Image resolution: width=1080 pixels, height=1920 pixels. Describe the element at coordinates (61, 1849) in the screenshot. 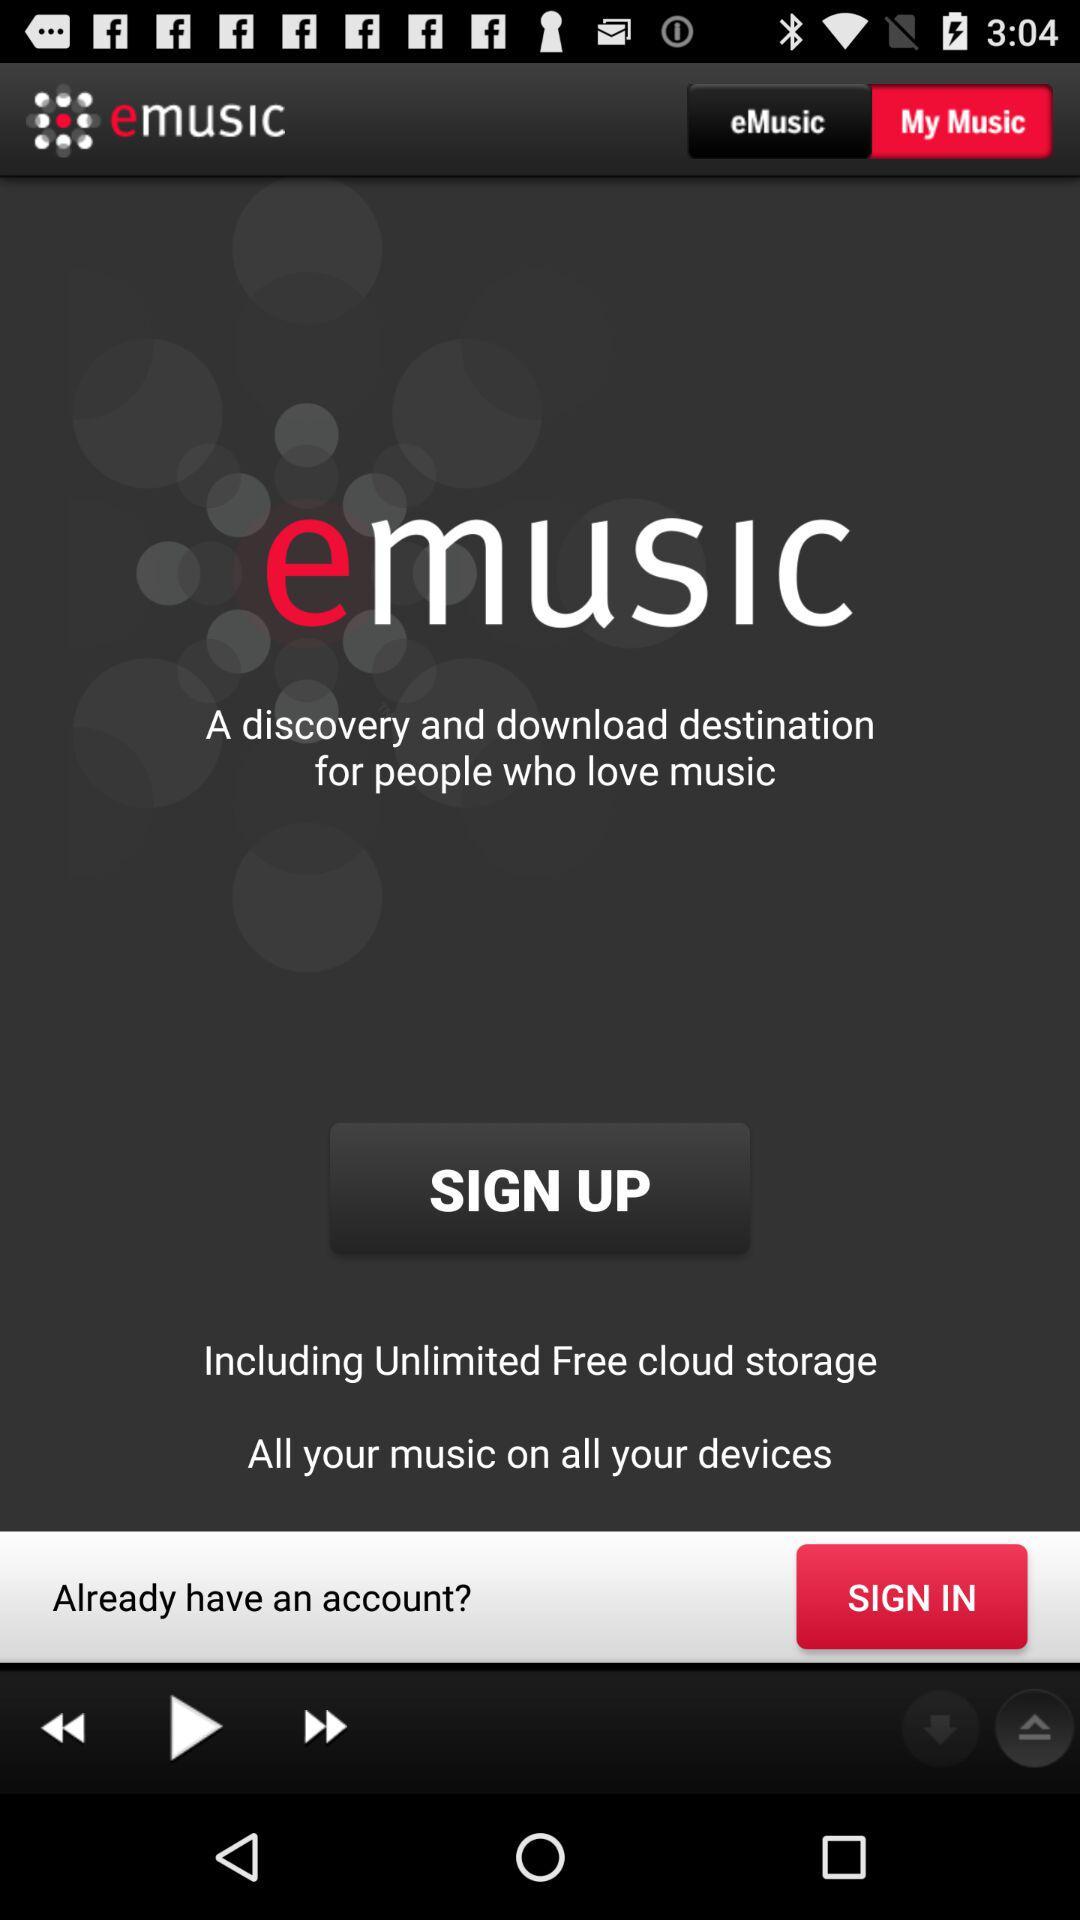

I see `the av_rewind icon` at that location.